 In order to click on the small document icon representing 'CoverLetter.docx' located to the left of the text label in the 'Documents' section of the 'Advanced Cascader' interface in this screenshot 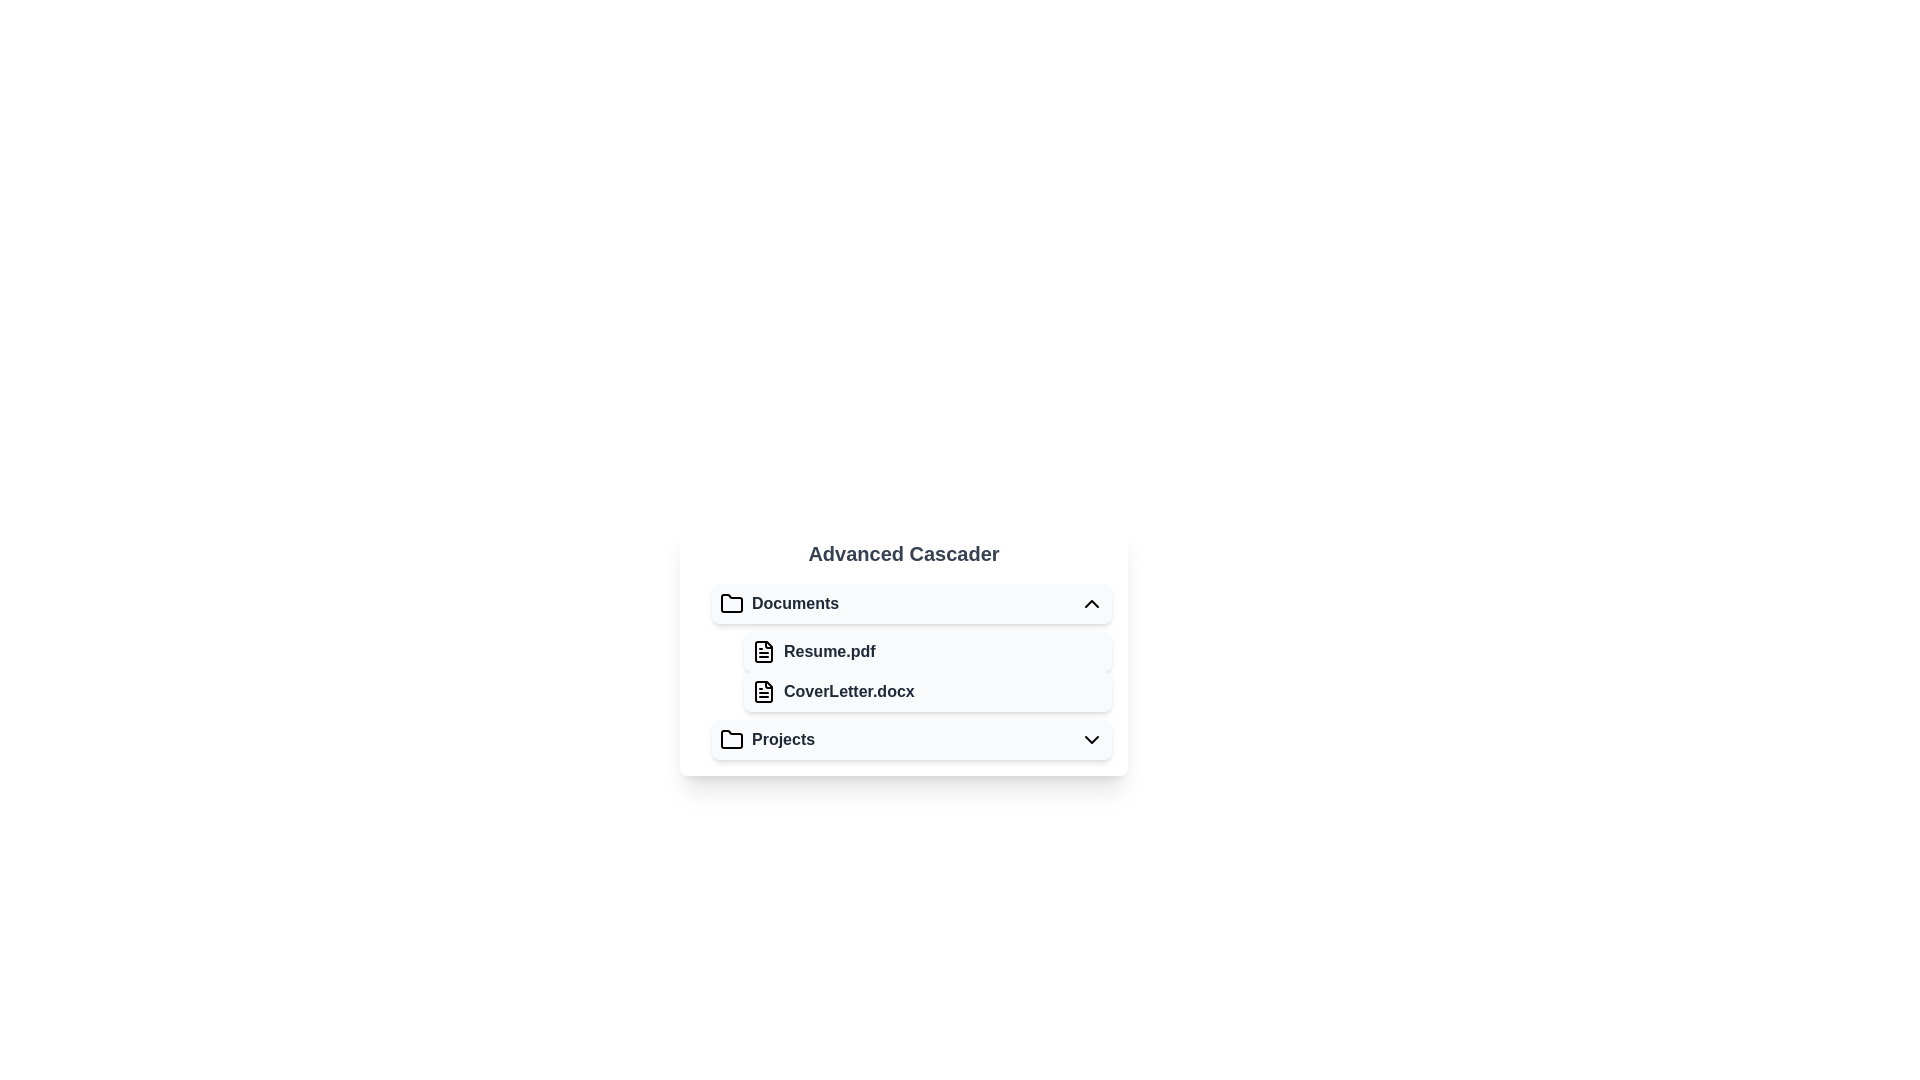, I will do `click(762, 690)`.